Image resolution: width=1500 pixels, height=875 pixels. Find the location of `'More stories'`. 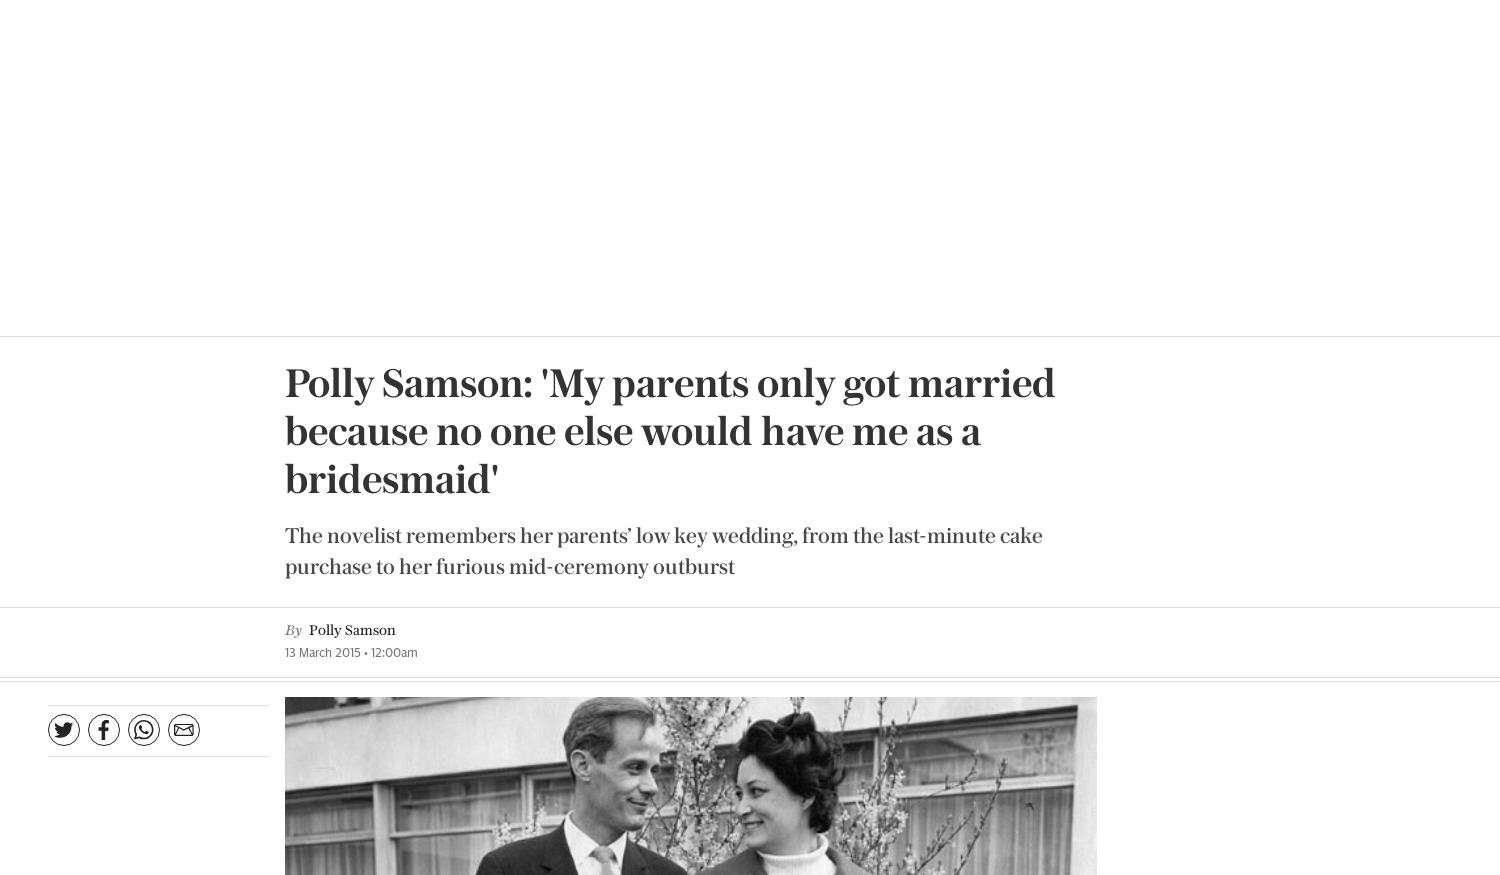

'More stories' is located at coordinates (1112, 70).